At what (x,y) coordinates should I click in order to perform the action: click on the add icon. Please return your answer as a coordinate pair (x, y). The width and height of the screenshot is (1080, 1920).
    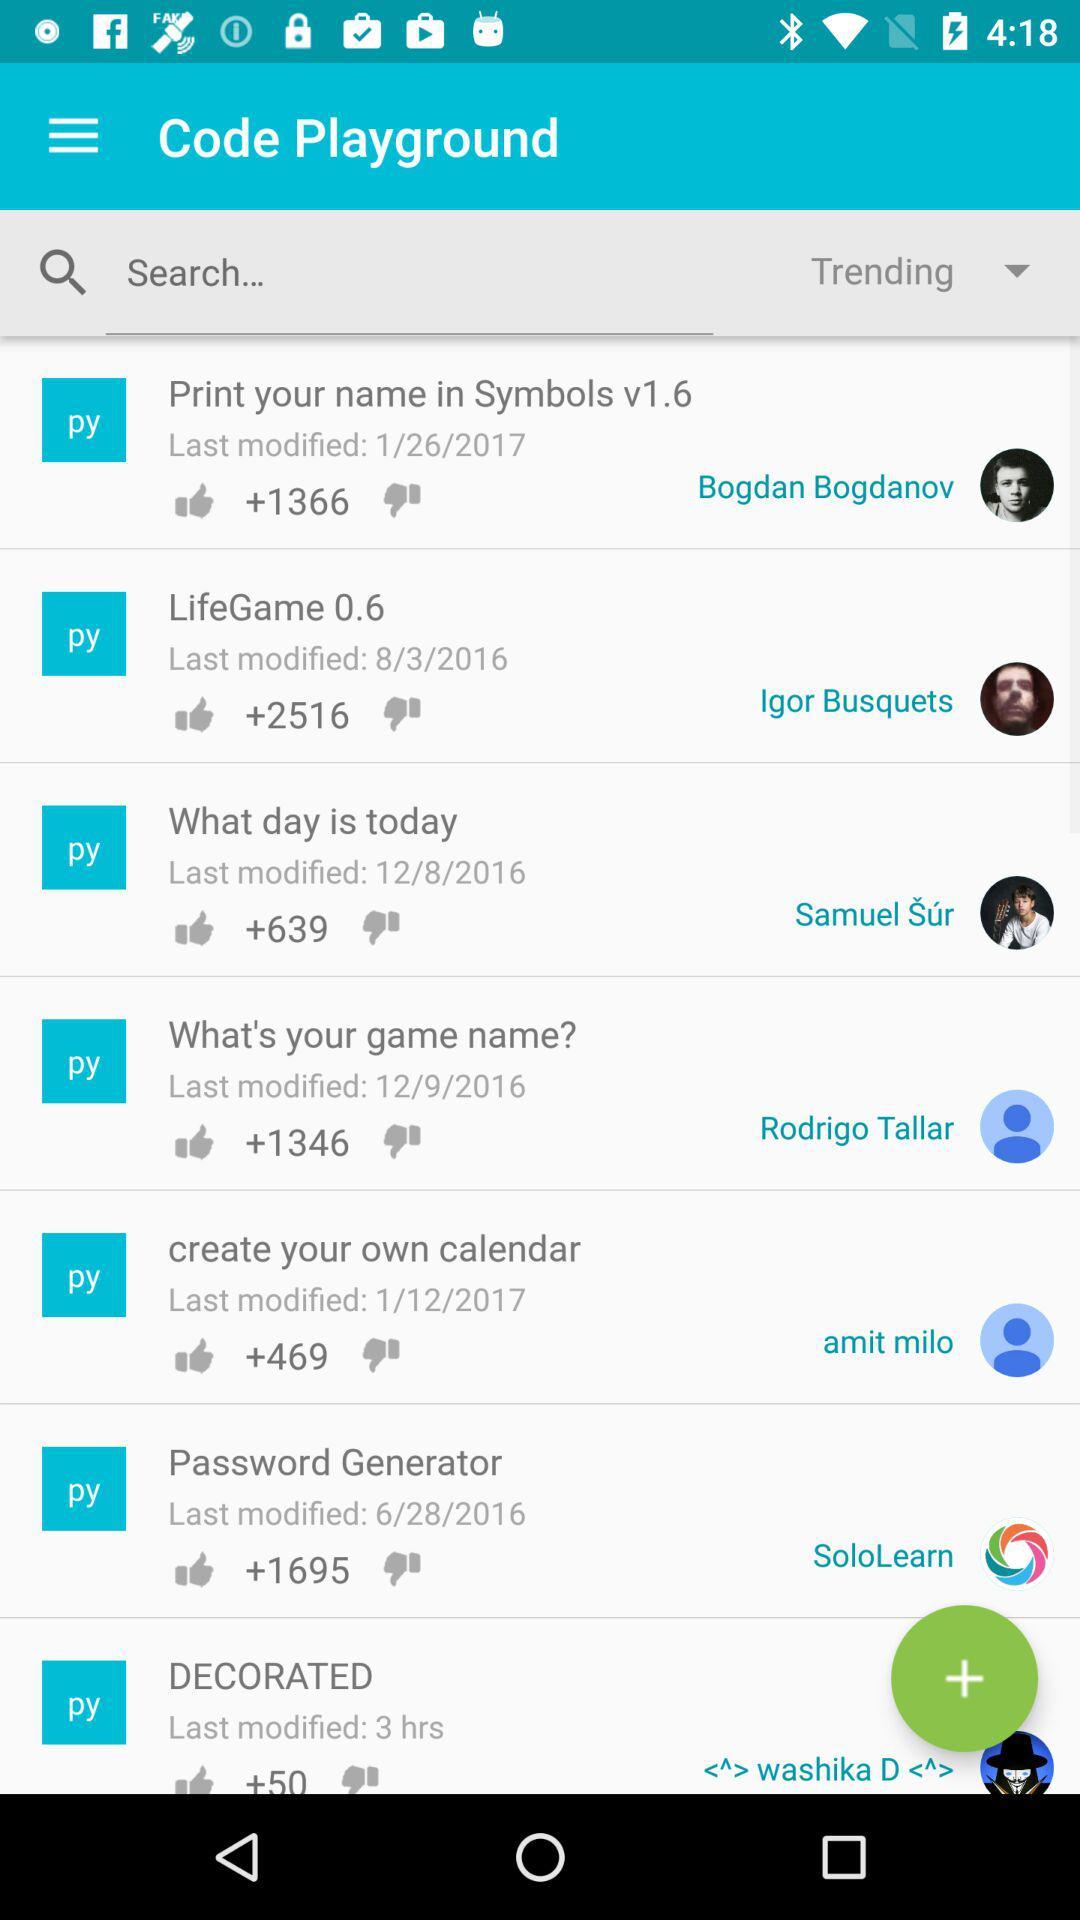
    Looking at the image, I should click on (963, 1678).